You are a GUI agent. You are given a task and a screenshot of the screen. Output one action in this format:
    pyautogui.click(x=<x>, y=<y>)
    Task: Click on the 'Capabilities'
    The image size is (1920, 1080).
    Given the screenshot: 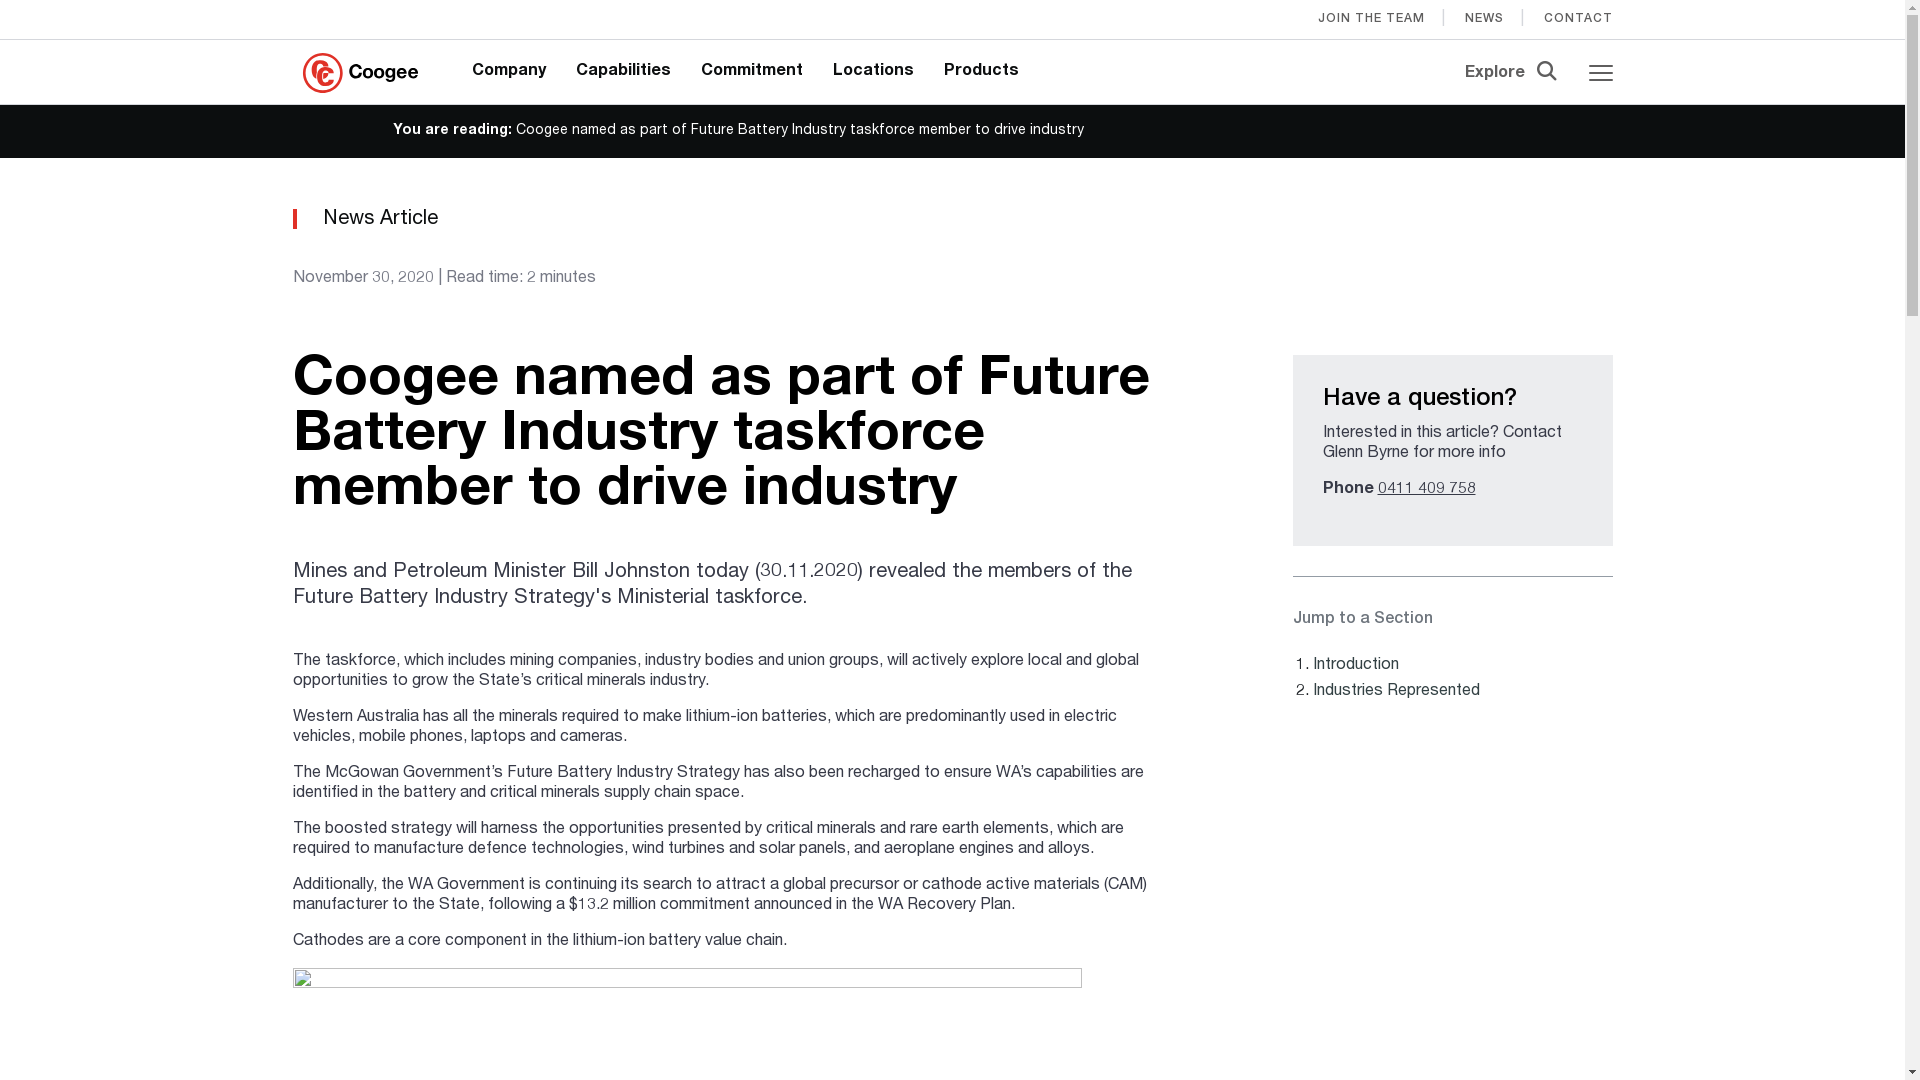 What is the action you would take?
    pyautogui.click(x=622, y=71)
    